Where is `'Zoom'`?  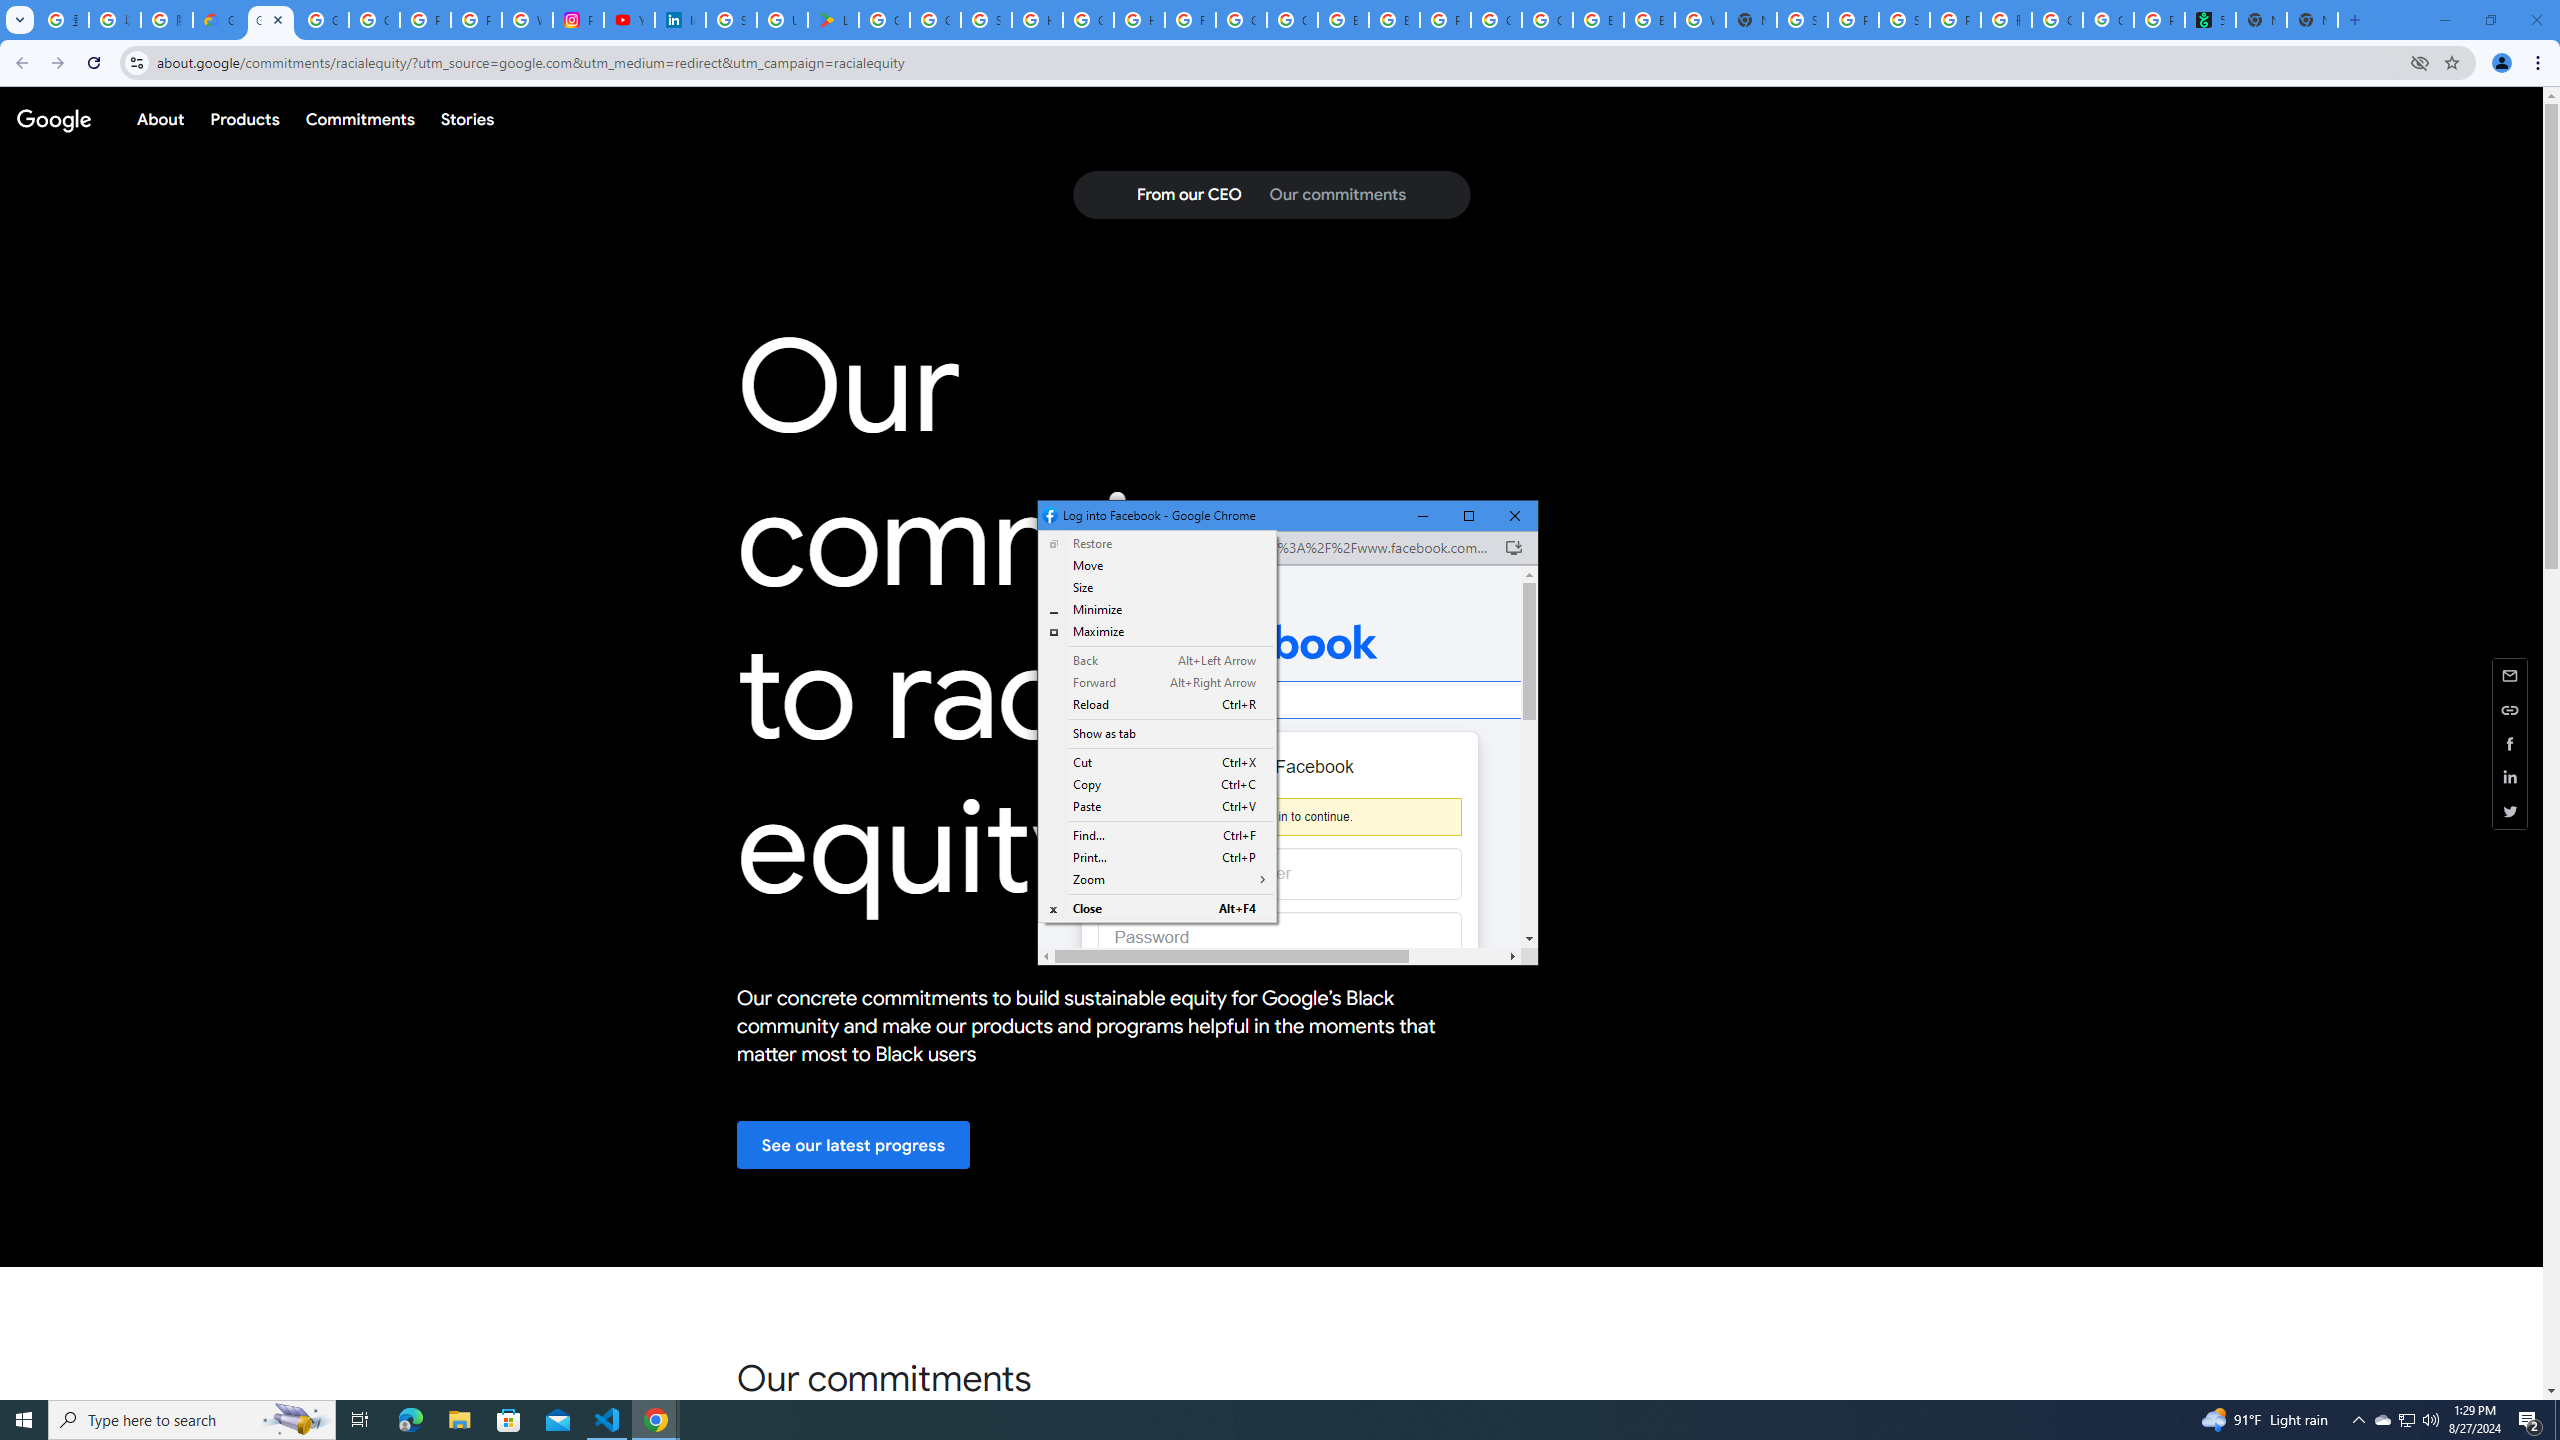 'Zoom' is located at coordinates (1157, 878).